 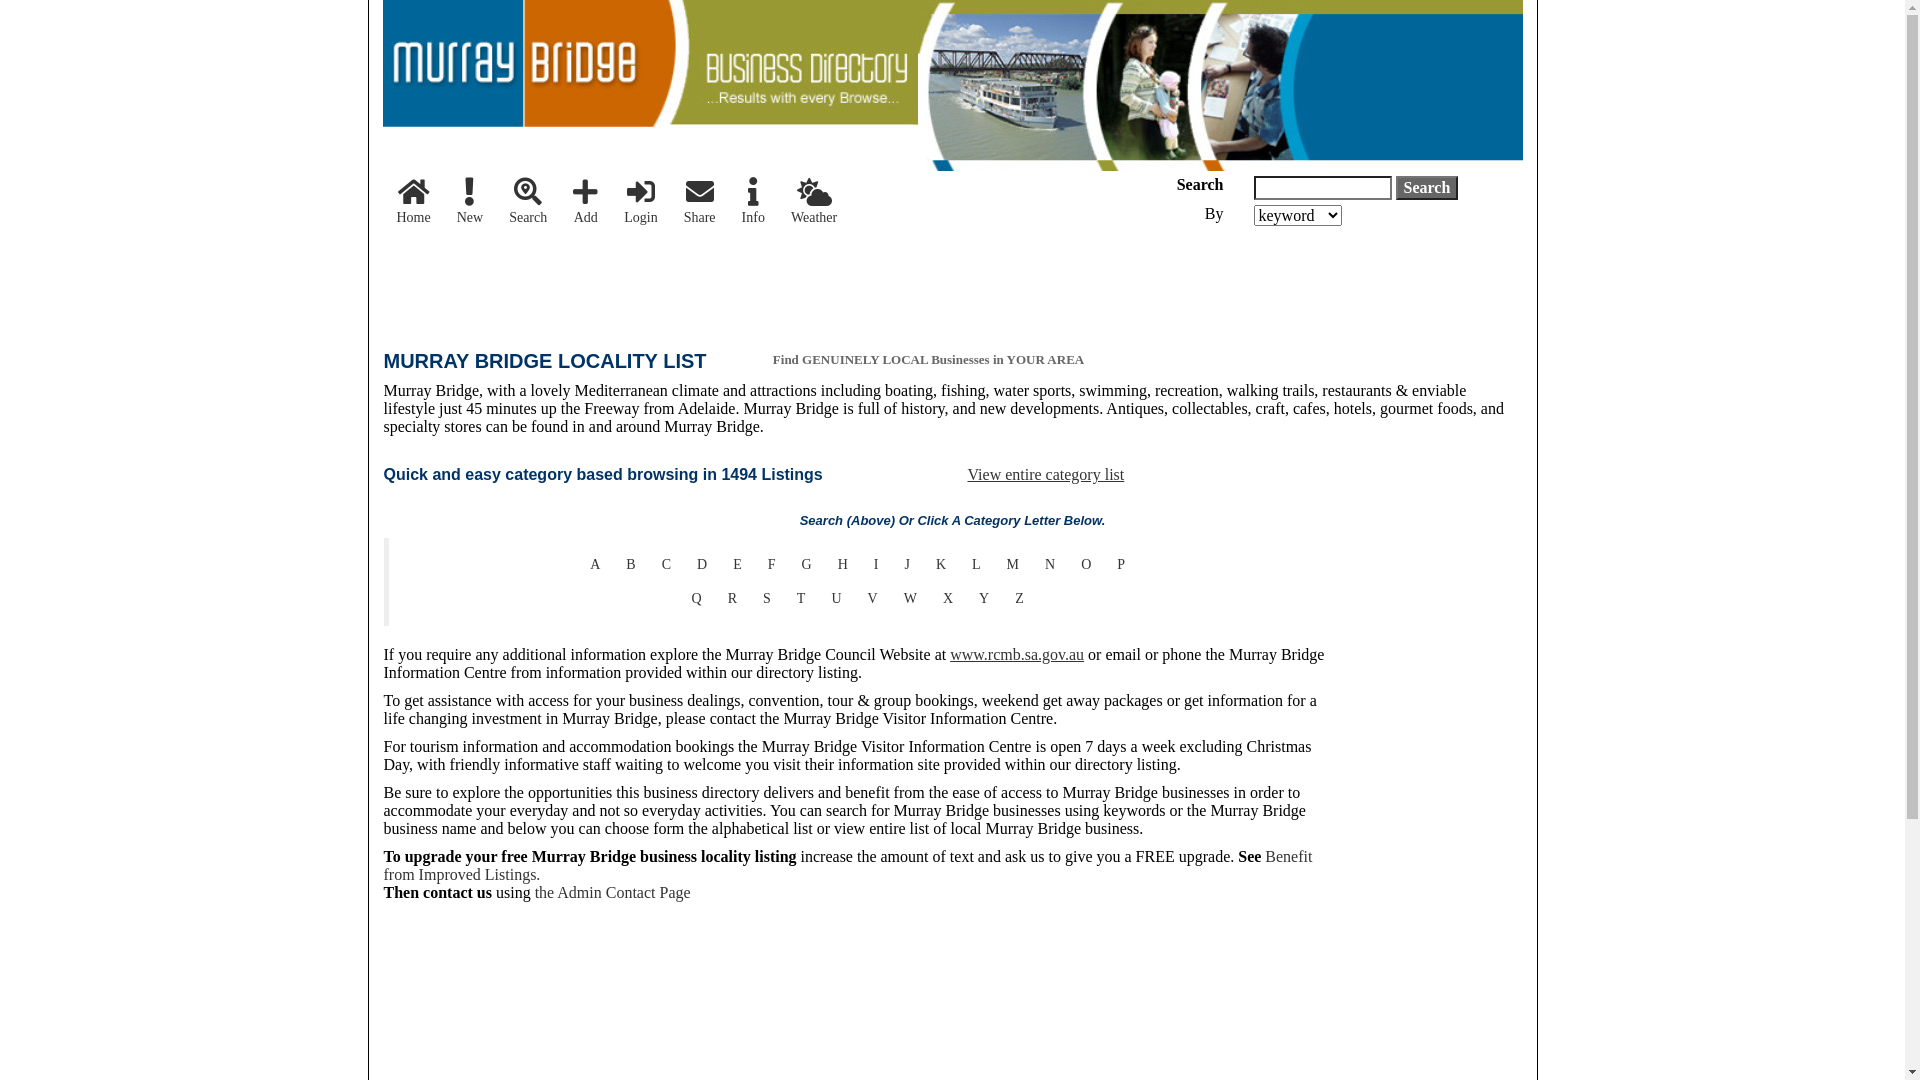 What do you see at coordinates (752, 203) in the screenshot?
I see `'Info'` at bounding box center [752, 203].